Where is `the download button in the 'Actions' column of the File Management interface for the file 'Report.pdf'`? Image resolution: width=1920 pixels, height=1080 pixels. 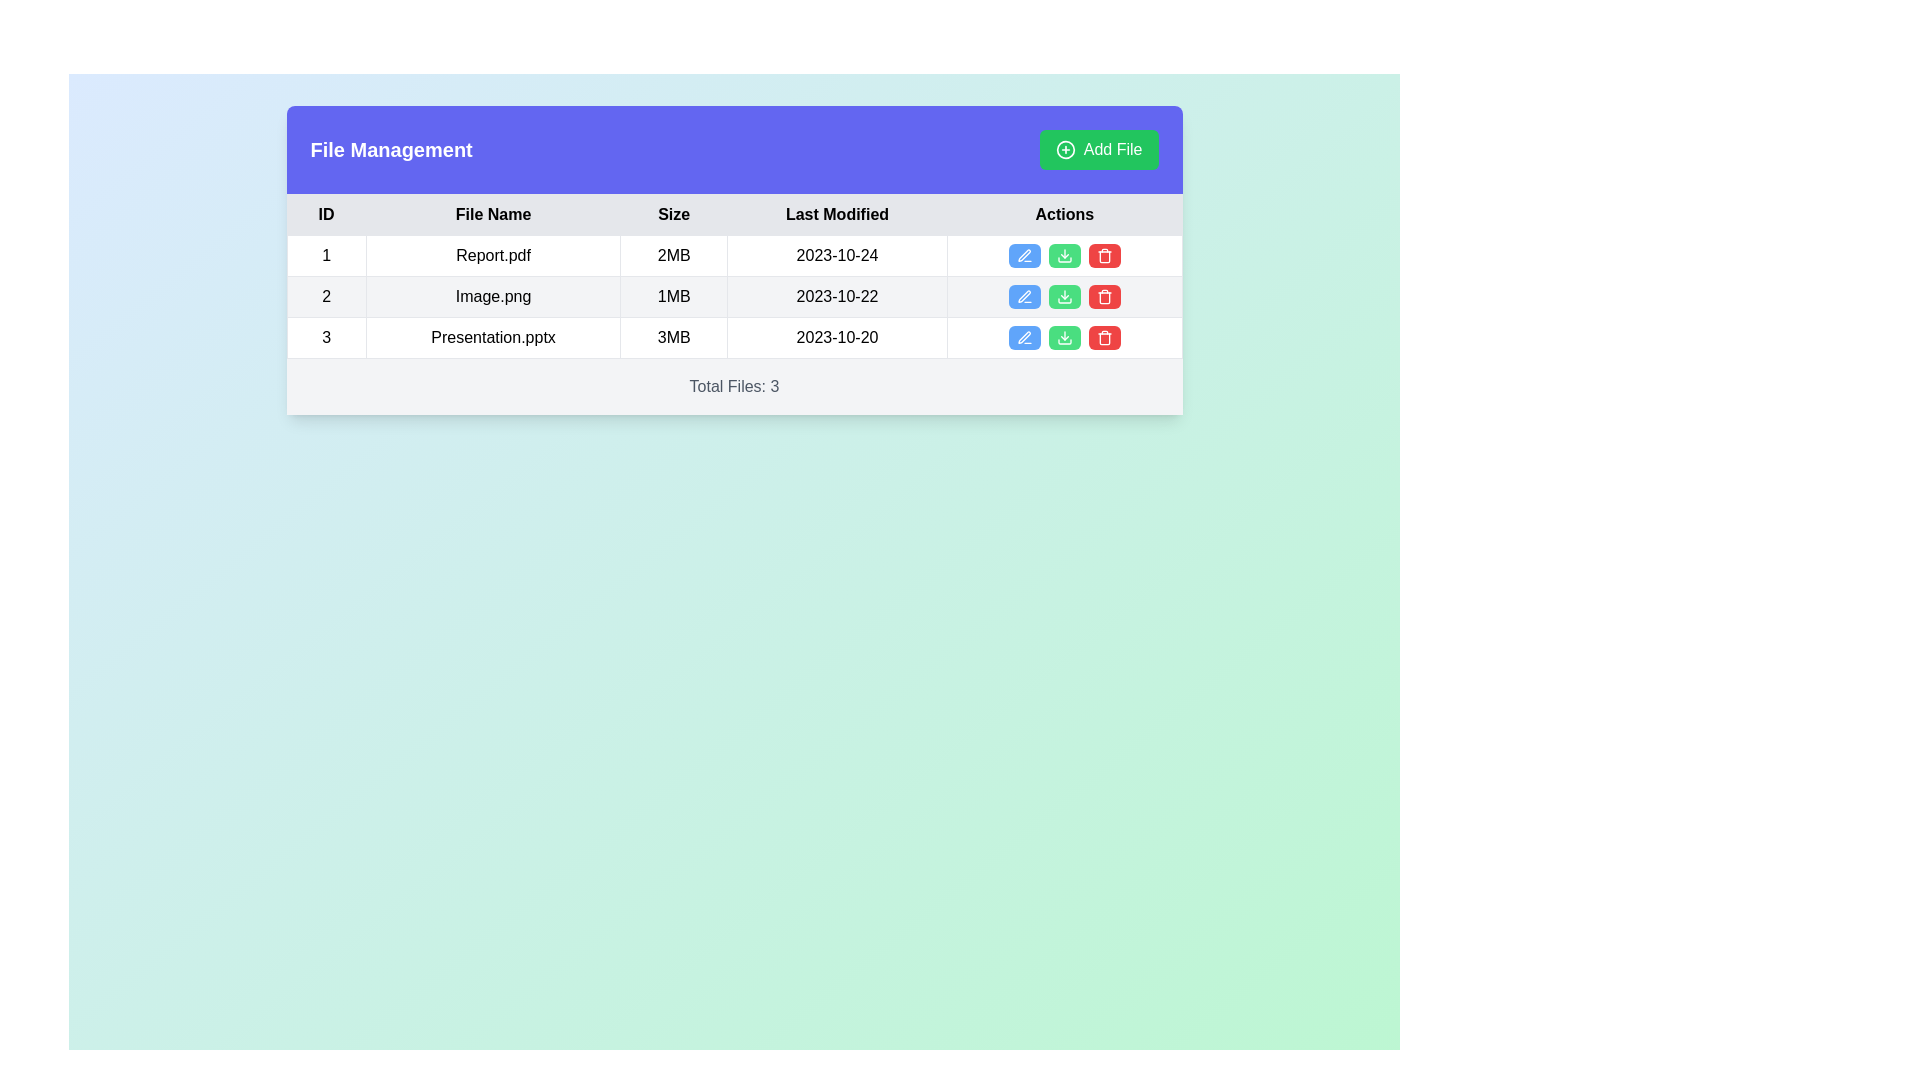
the download button in the 'Actions' column of the File Management interface for the file 'Report.pdf' is located at coordinates (1063, 254).